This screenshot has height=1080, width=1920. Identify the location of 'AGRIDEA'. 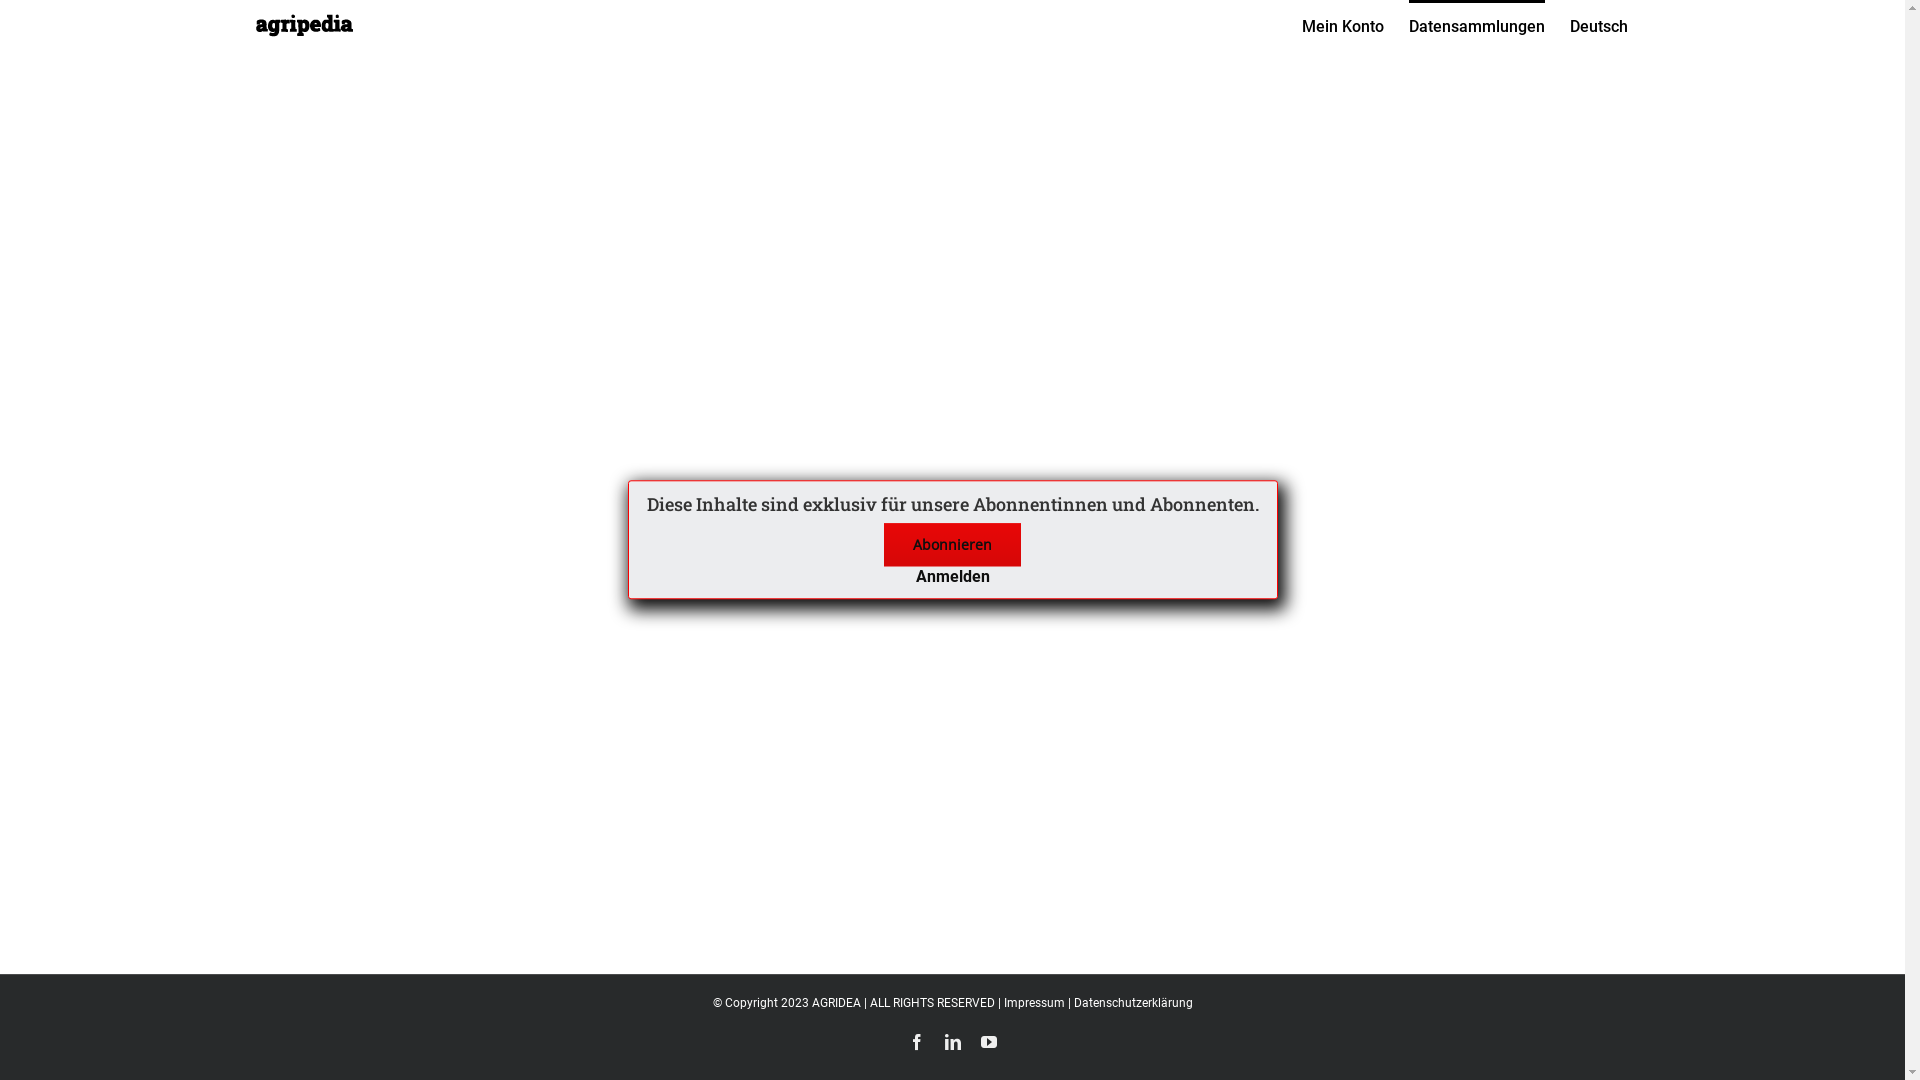
(811, 1002).